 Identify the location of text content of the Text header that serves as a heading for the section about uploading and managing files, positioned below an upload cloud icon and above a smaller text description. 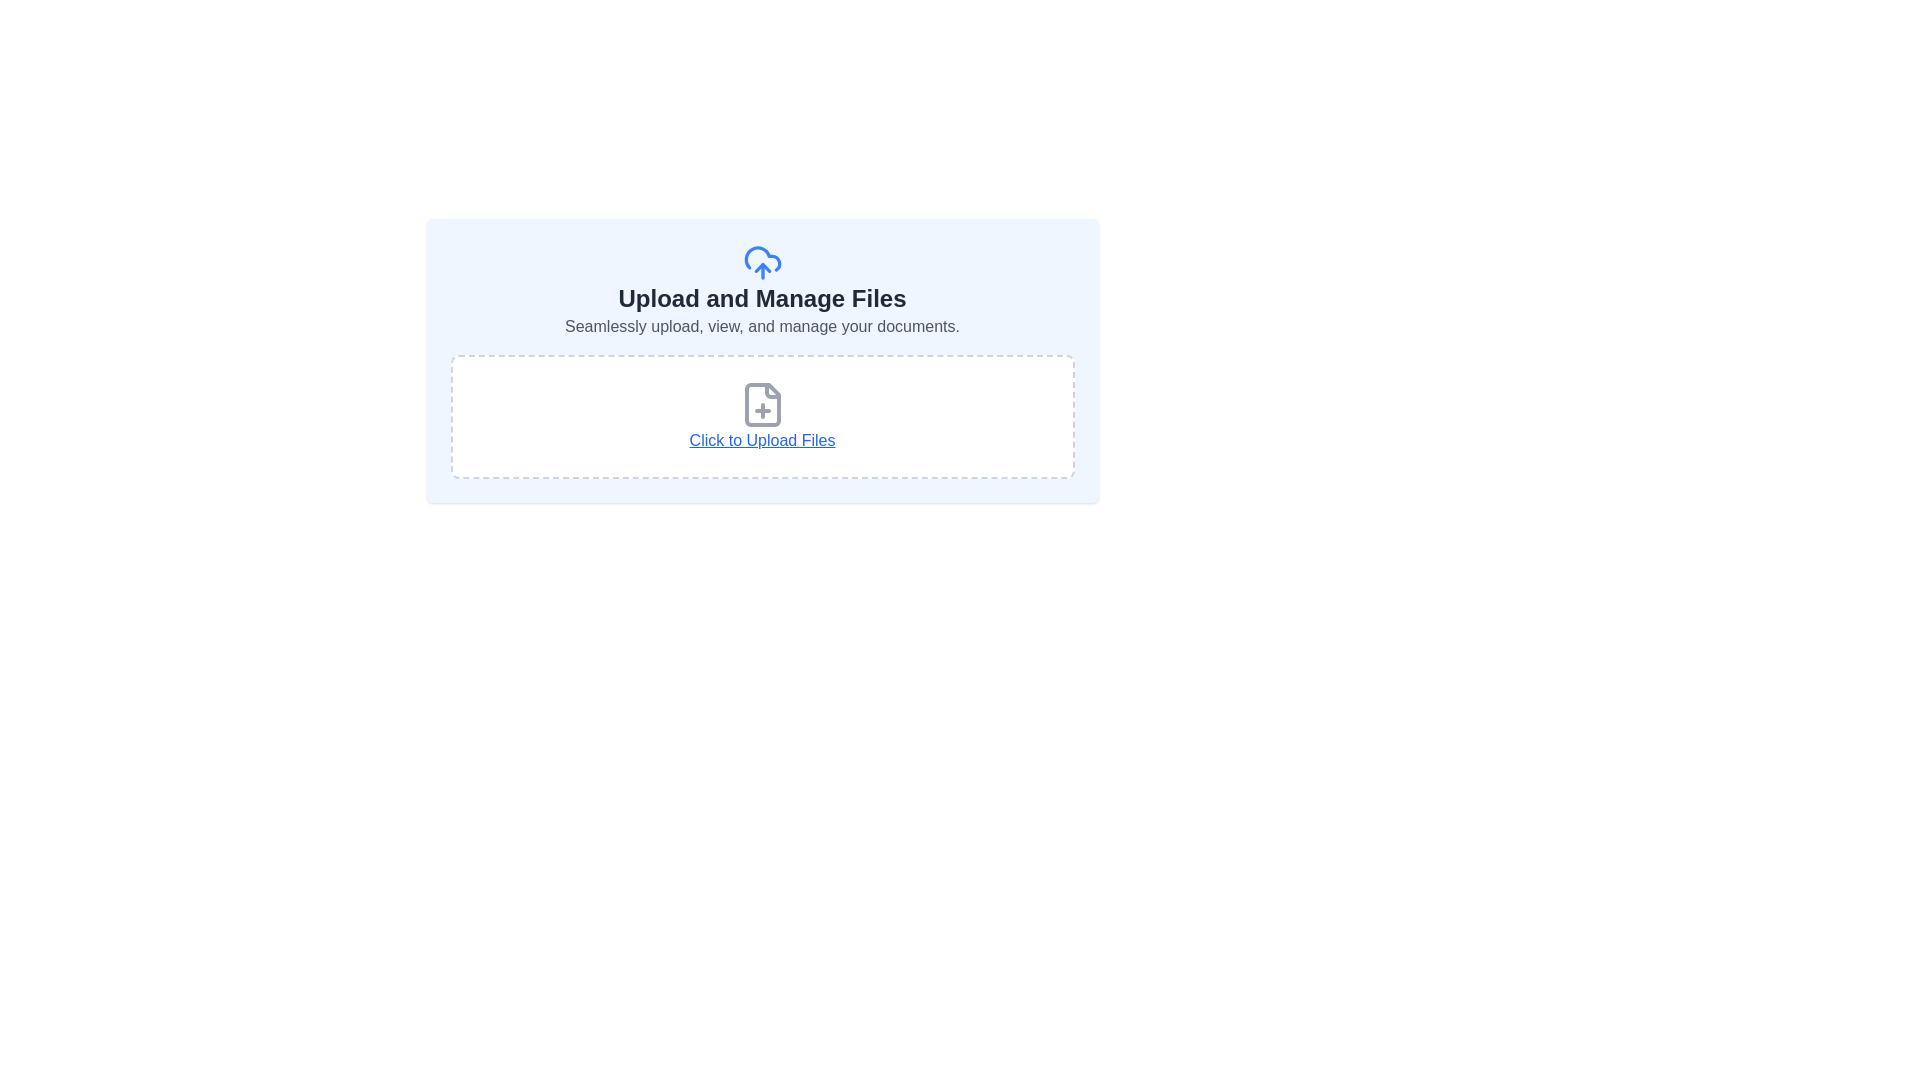
(761, 299).